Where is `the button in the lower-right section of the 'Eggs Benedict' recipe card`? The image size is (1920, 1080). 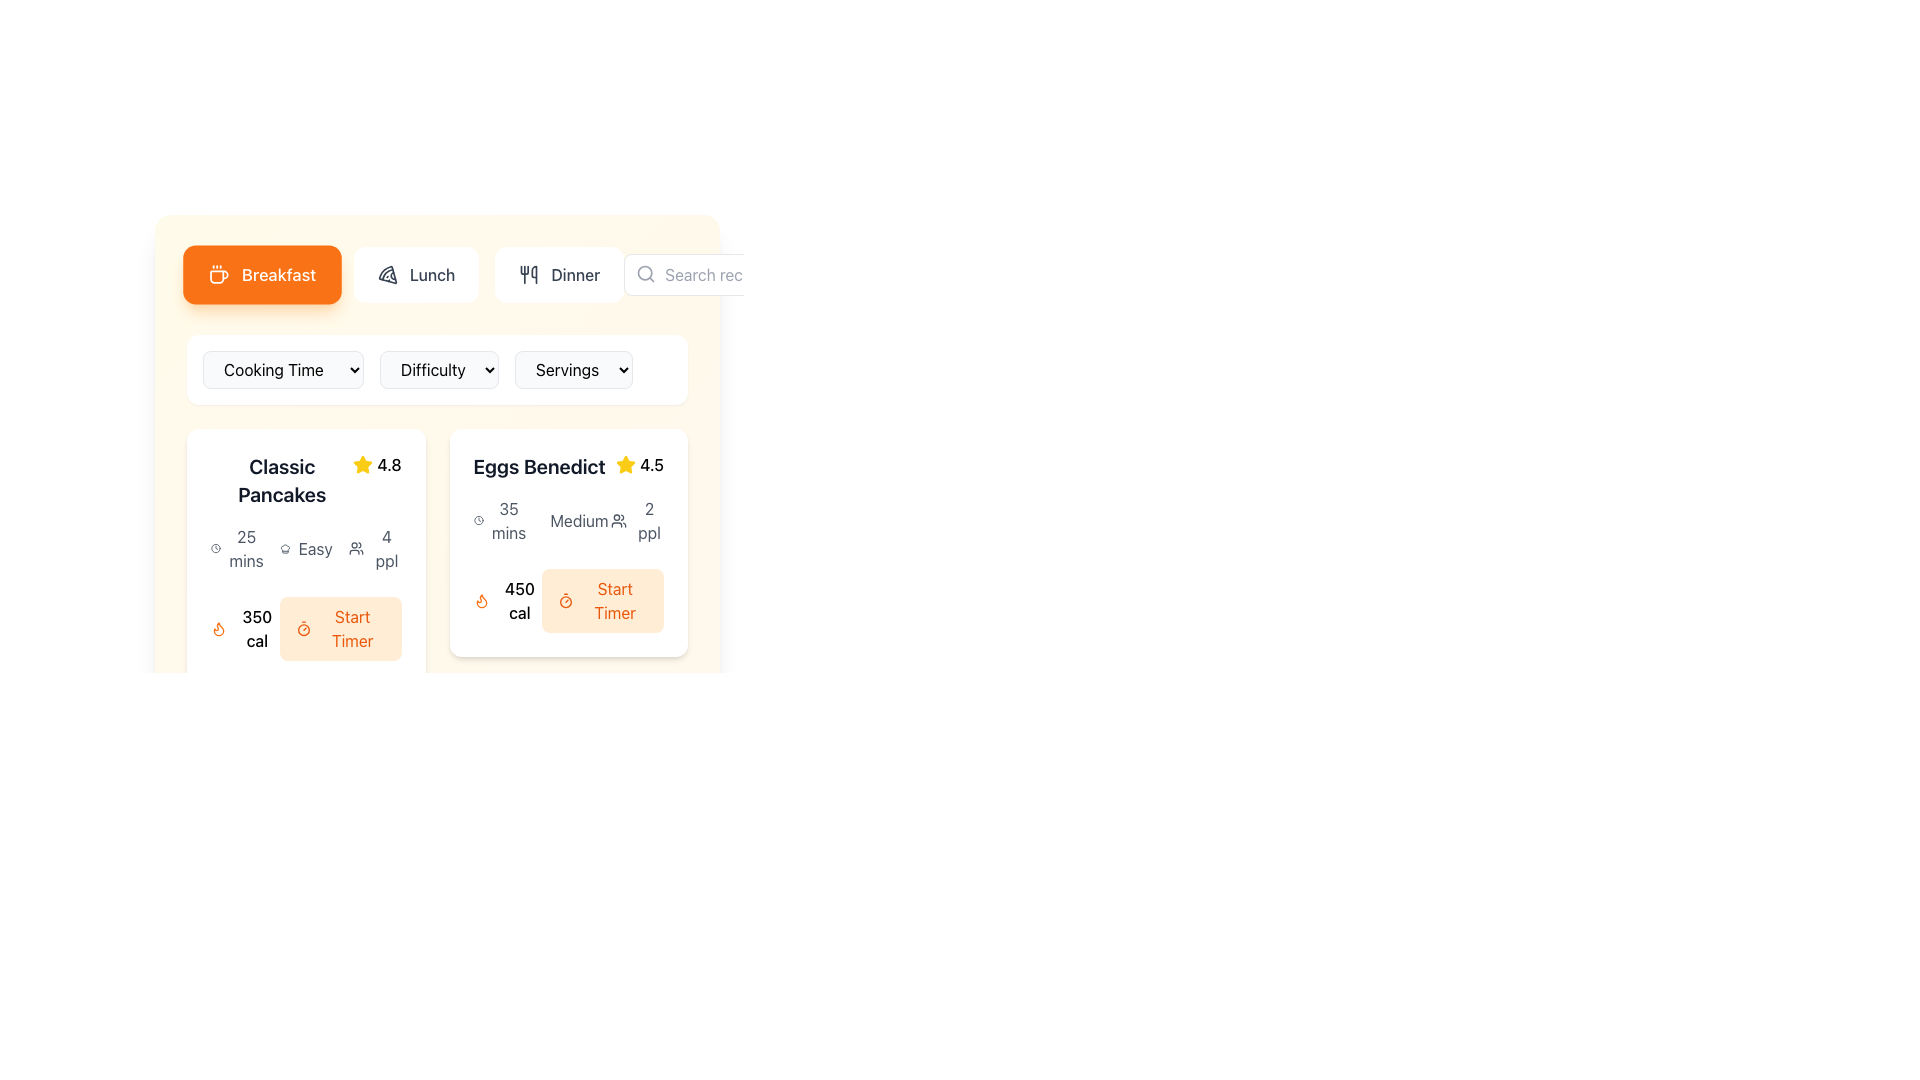
the button in the lower-right section of the 'Eggs Benedict' recipe card is located at coordinates (602, 600).